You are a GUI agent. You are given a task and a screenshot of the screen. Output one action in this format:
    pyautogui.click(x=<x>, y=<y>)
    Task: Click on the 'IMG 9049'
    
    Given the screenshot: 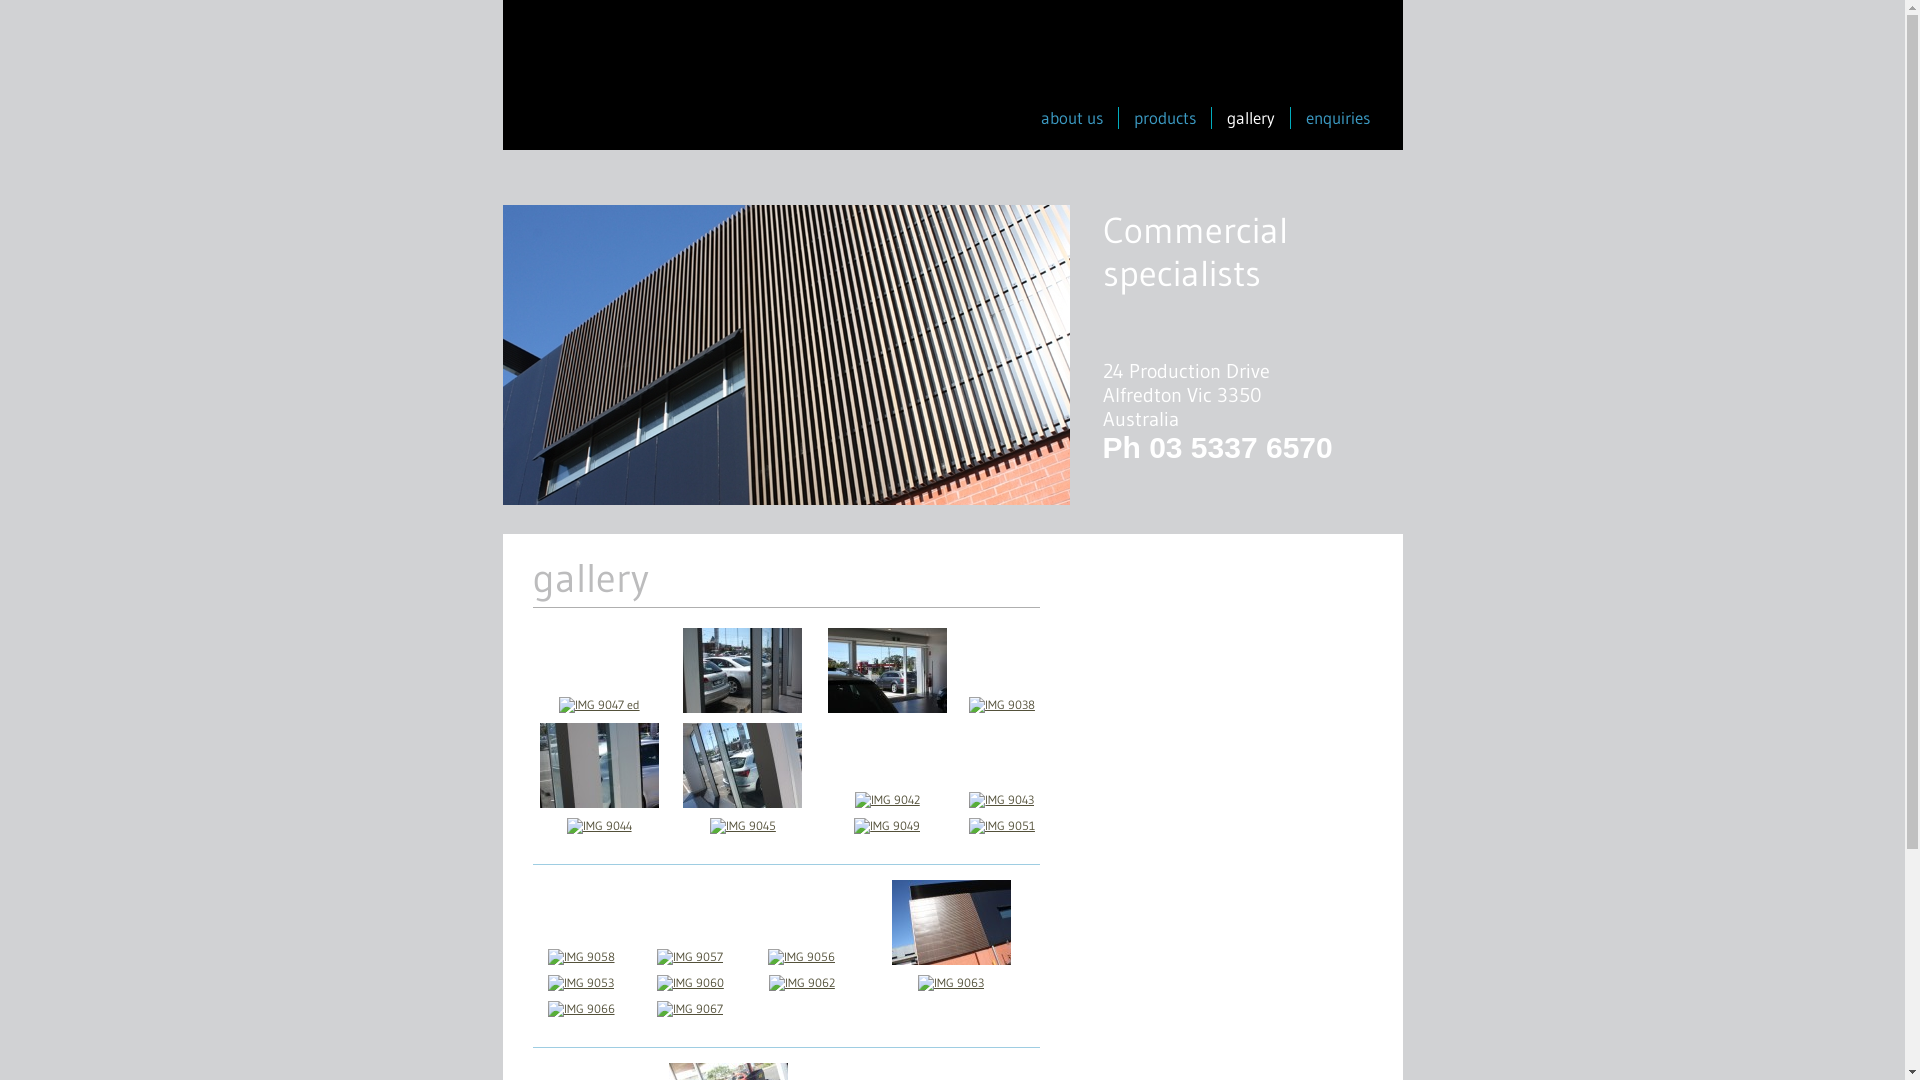 What is the action you would take?
    pyautogui.click(x=886, y=826)
    